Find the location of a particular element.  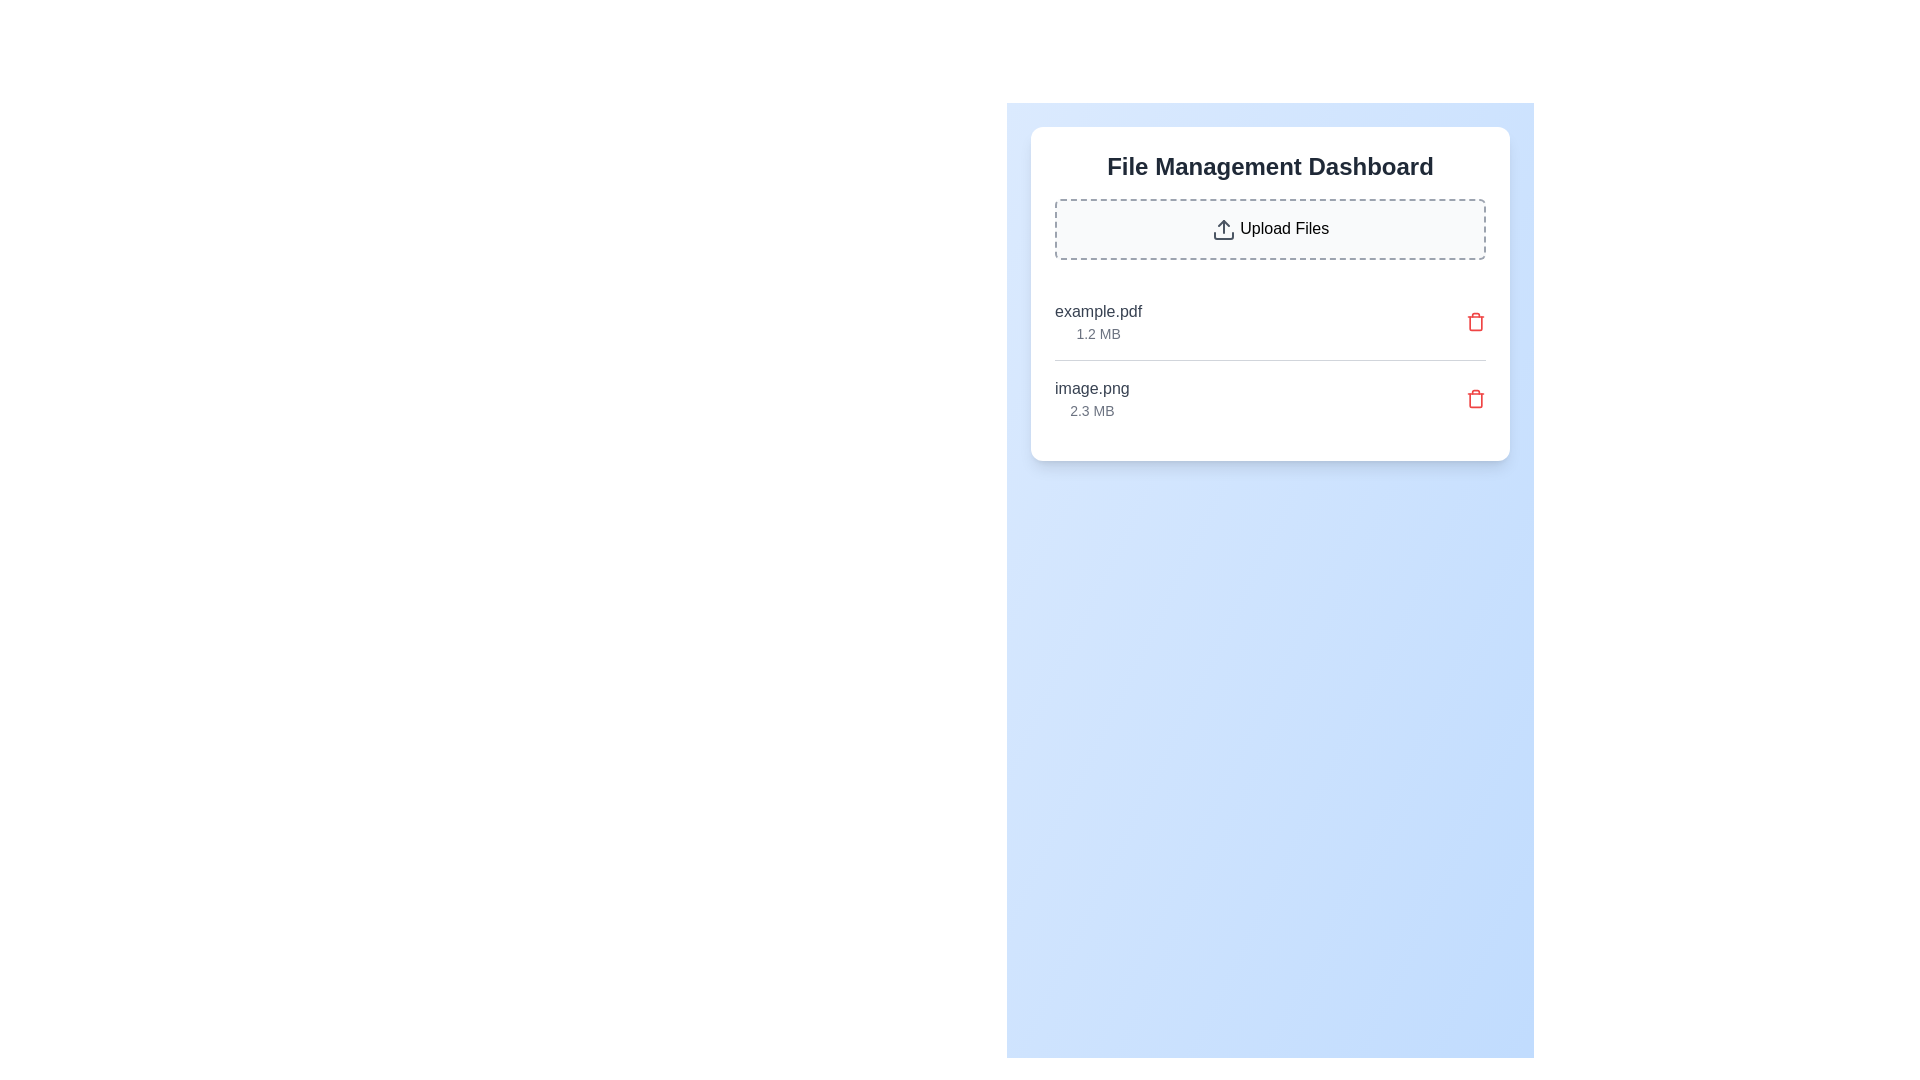

the text label displaying '1.2 MB', which is positioned below 'example.pdf' in the file list interface is located at coordinates (1097, 332).